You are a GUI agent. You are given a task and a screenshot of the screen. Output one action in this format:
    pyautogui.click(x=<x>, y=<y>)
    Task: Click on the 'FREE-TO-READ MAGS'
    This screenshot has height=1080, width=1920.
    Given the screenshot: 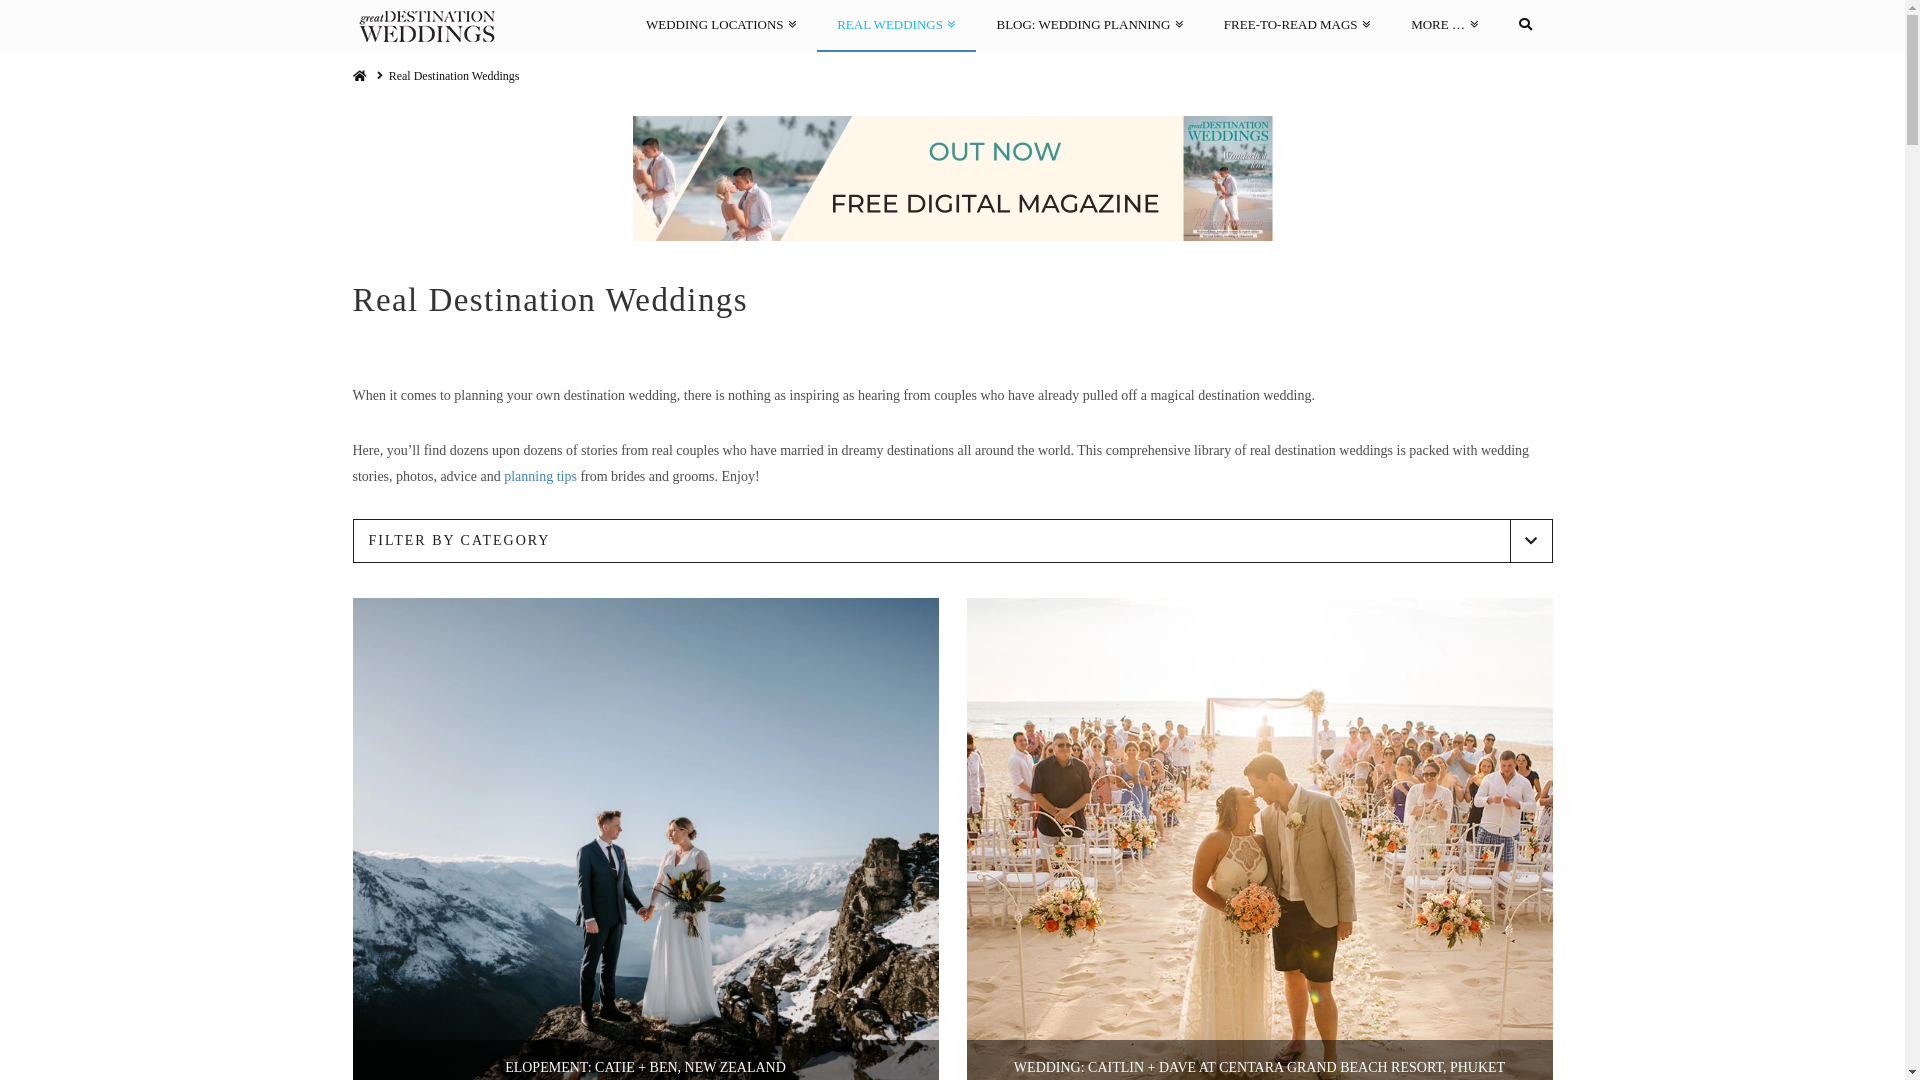 What is the action you would take?
    pyautogui.click(x=1203, y=24)
    